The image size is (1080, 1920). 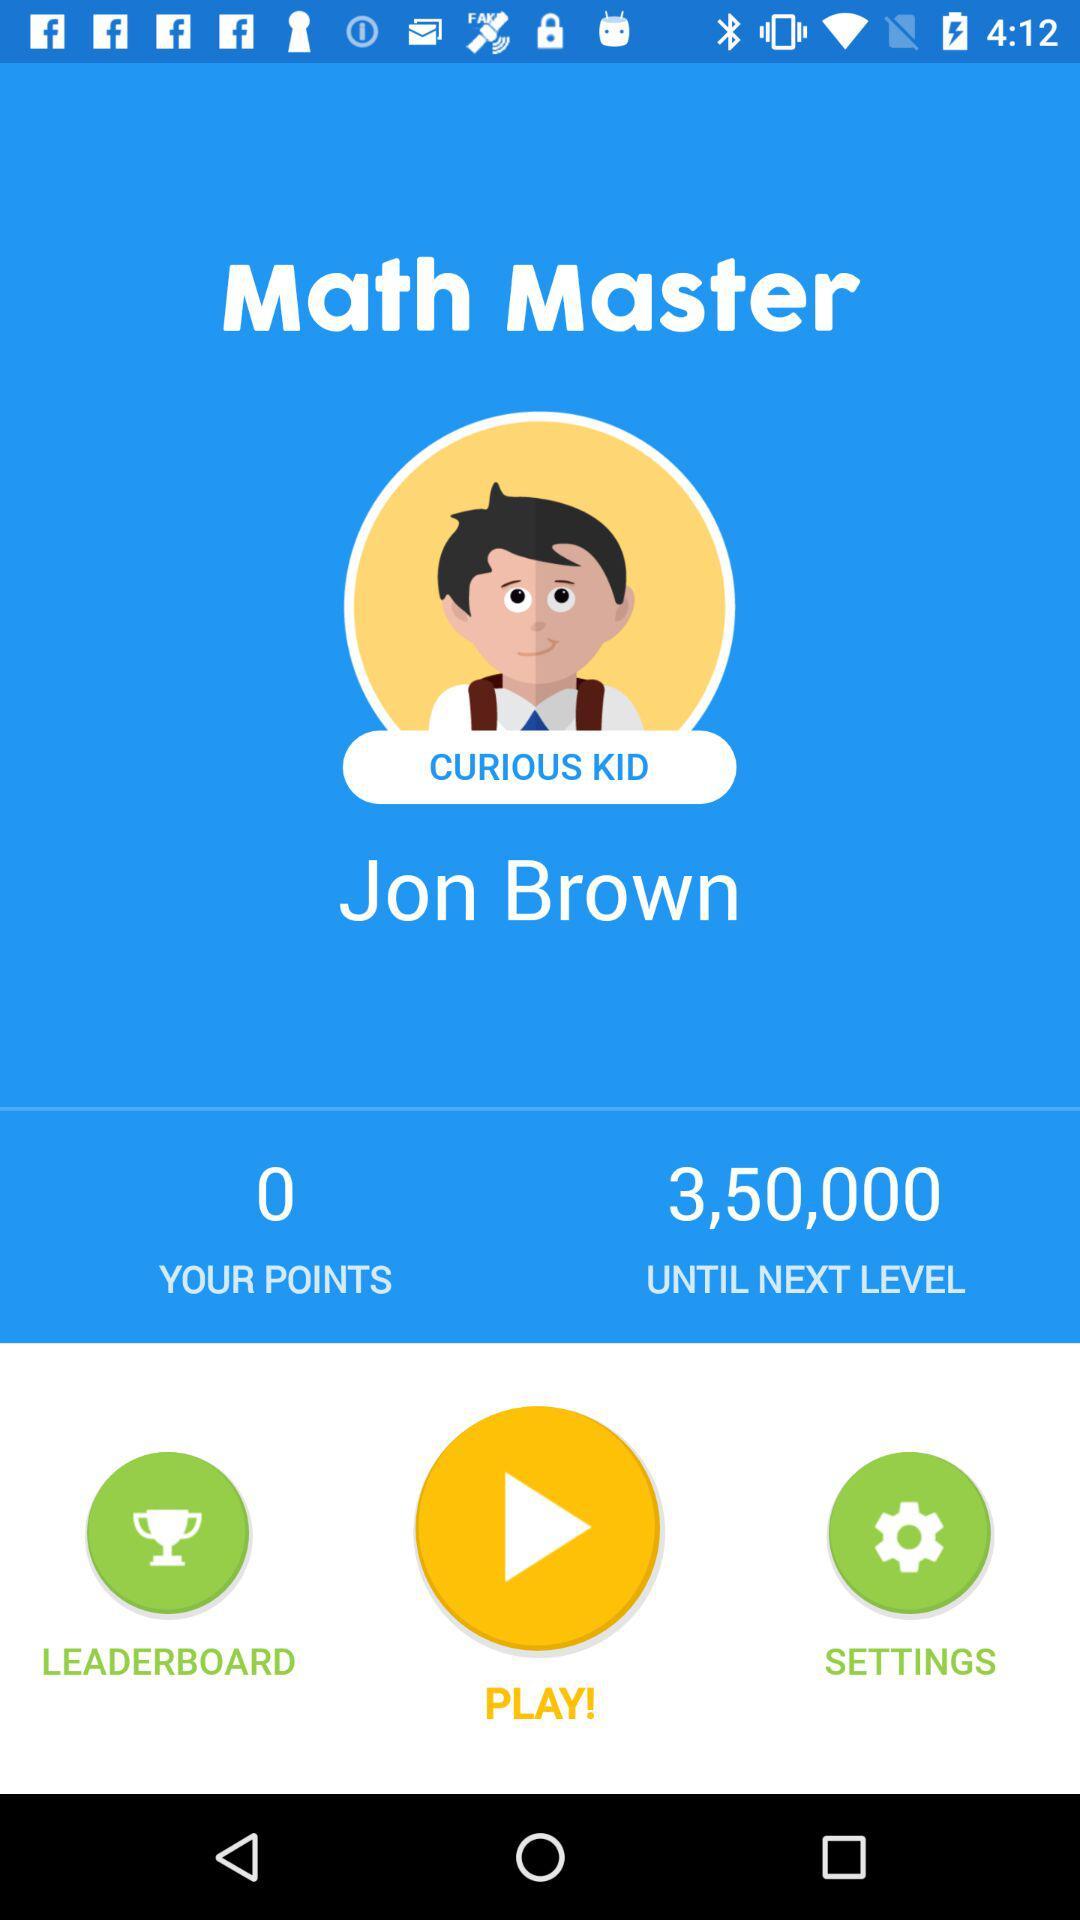 What do you see at coordinates (910, 1535) in the screenshot?
I see `settings` at bounding box center [910, 1535].